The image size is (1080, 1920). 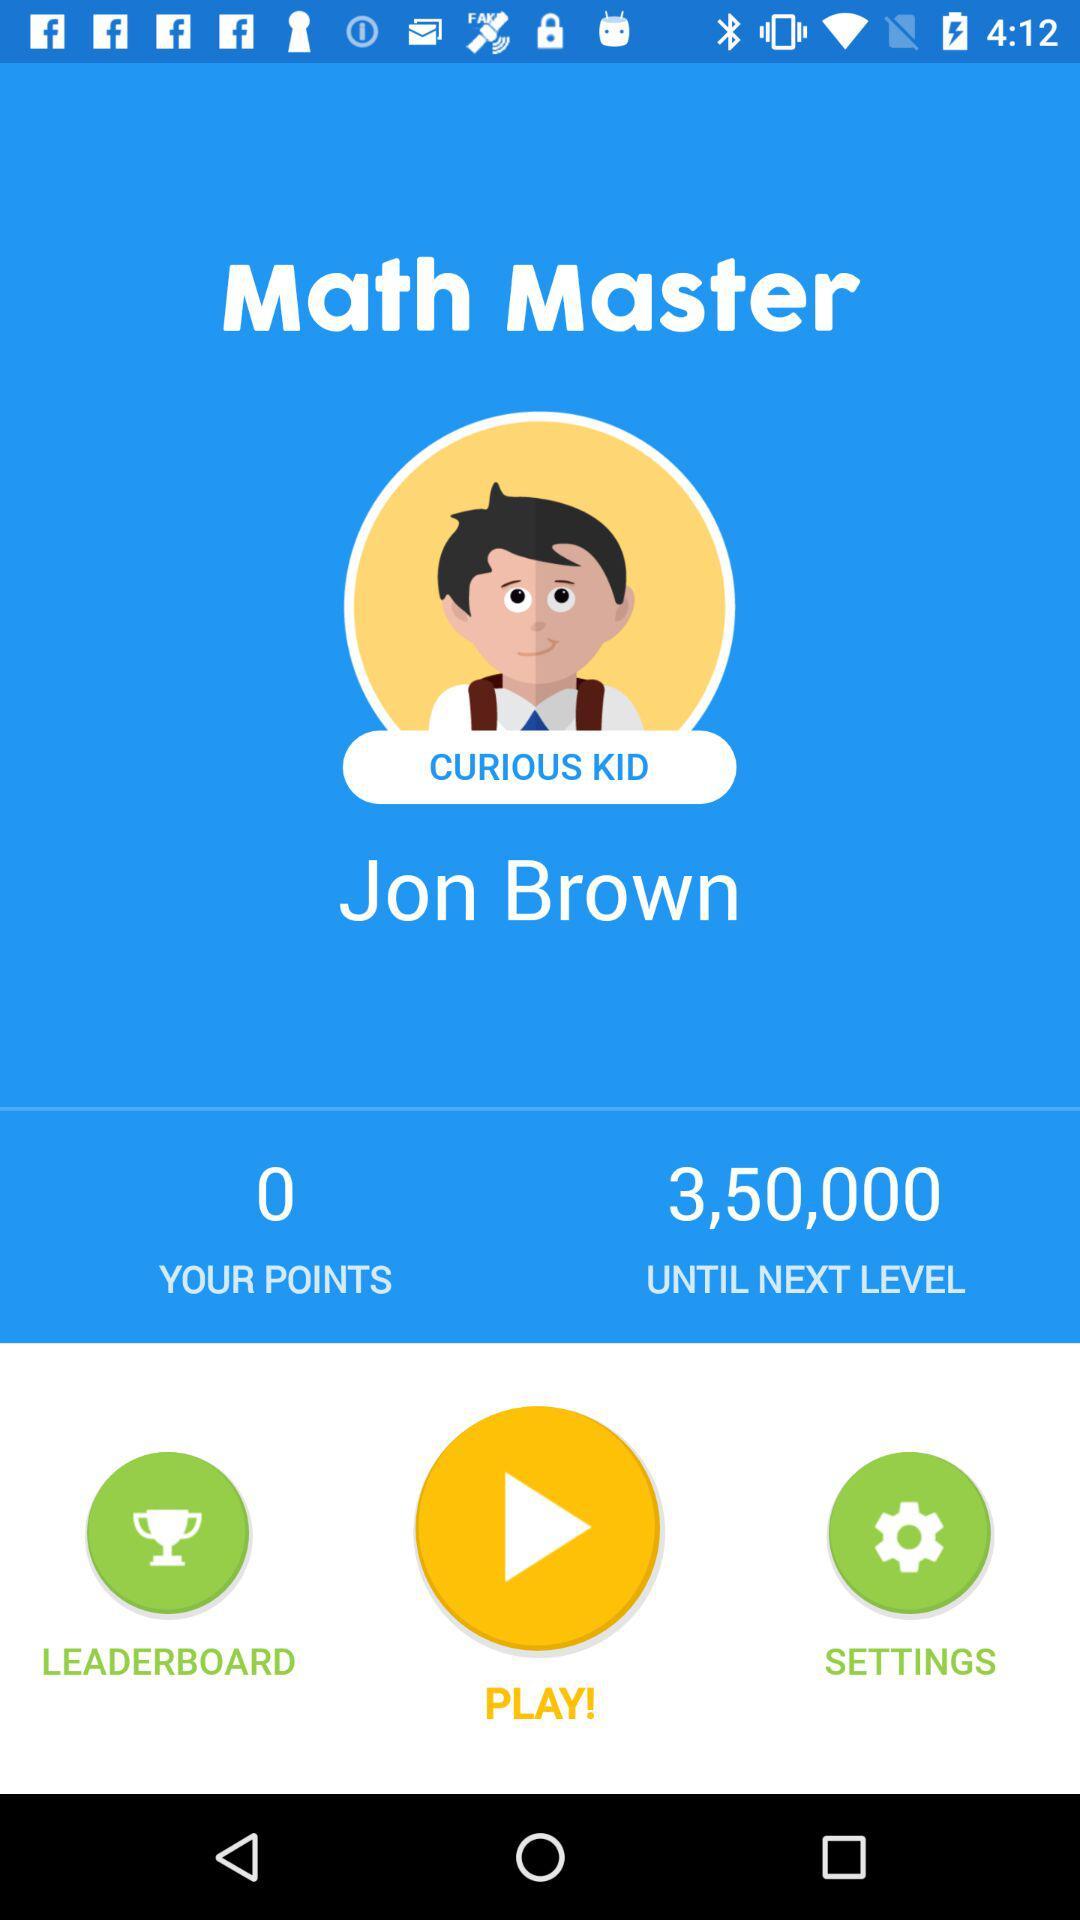 What do you see at coordinates (910, 1535) in the screenshot?
I see `settings` at bounding box center [910, 1535].